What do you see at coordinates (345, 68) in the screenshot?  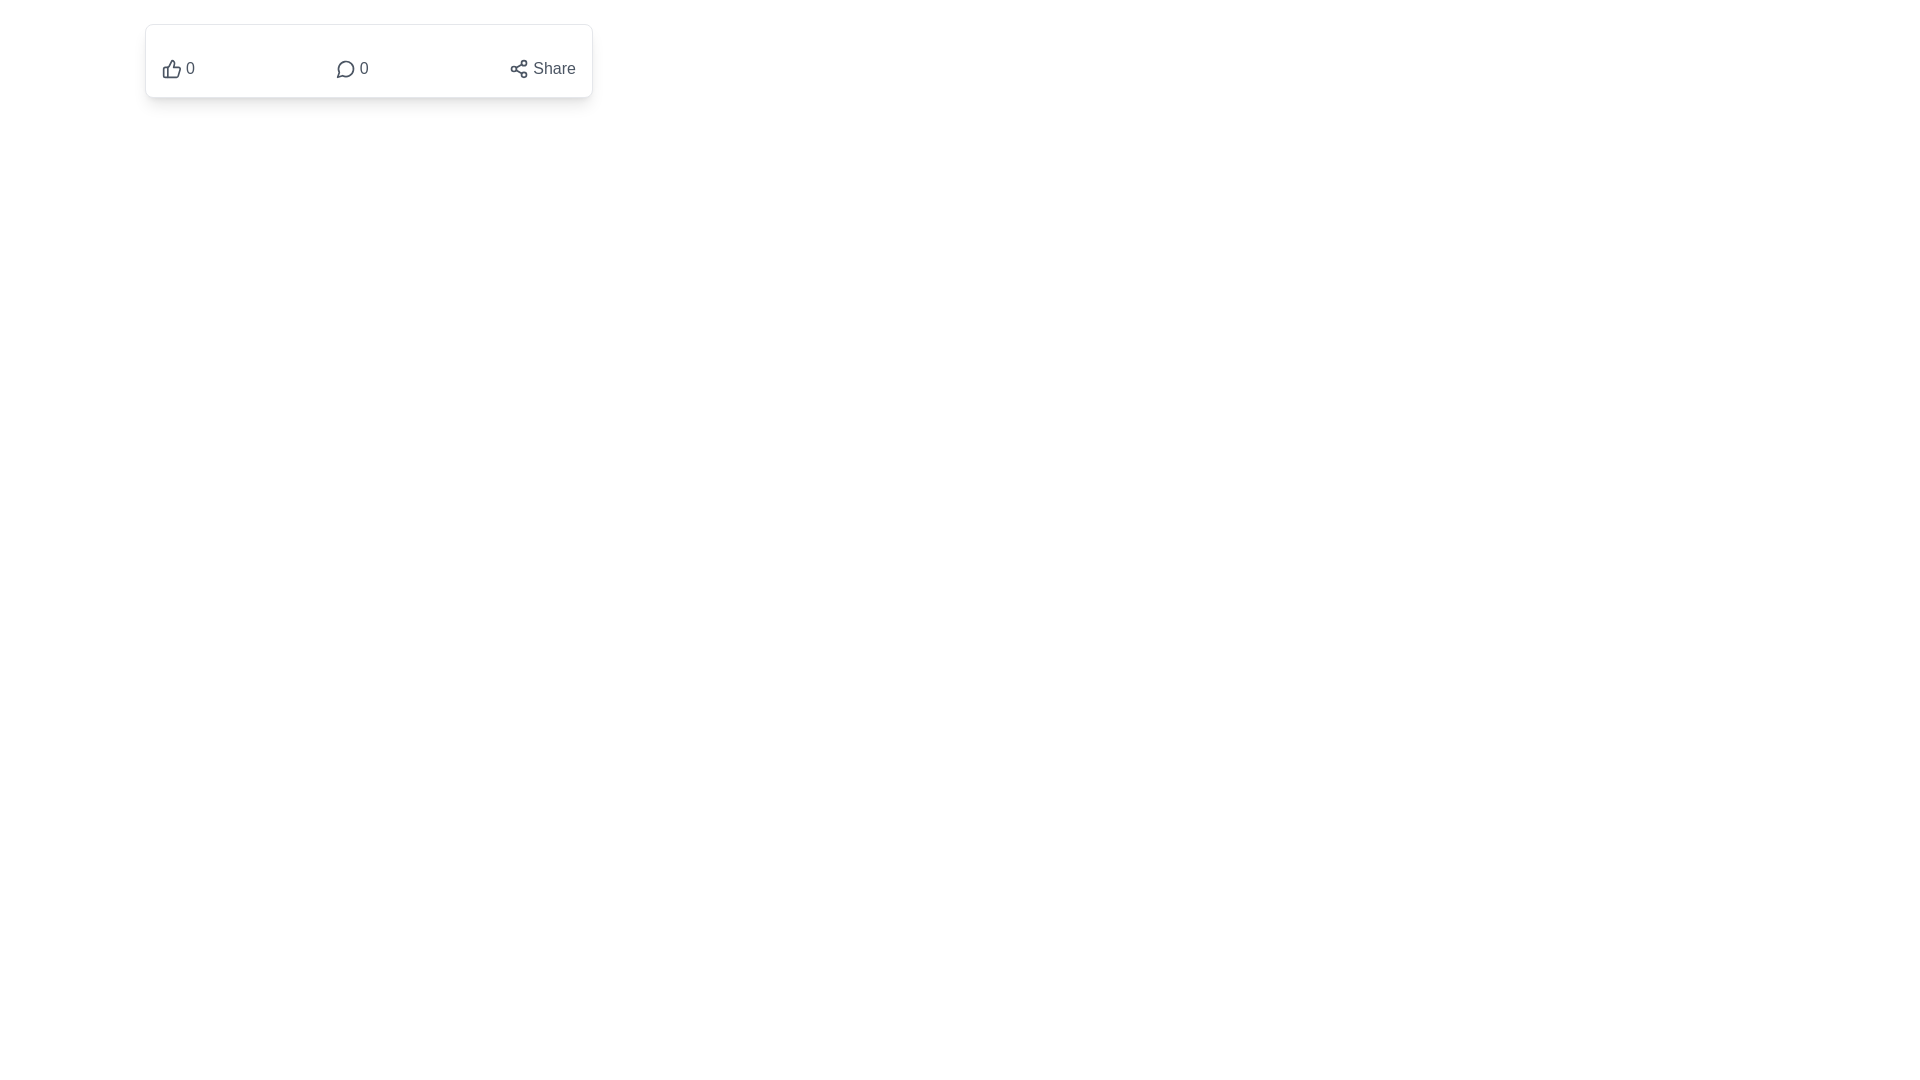 I see `the circular speech bubble icon with a tail, located to the right of the thumbs-up icon and counter` at bounding box center [345, 68].